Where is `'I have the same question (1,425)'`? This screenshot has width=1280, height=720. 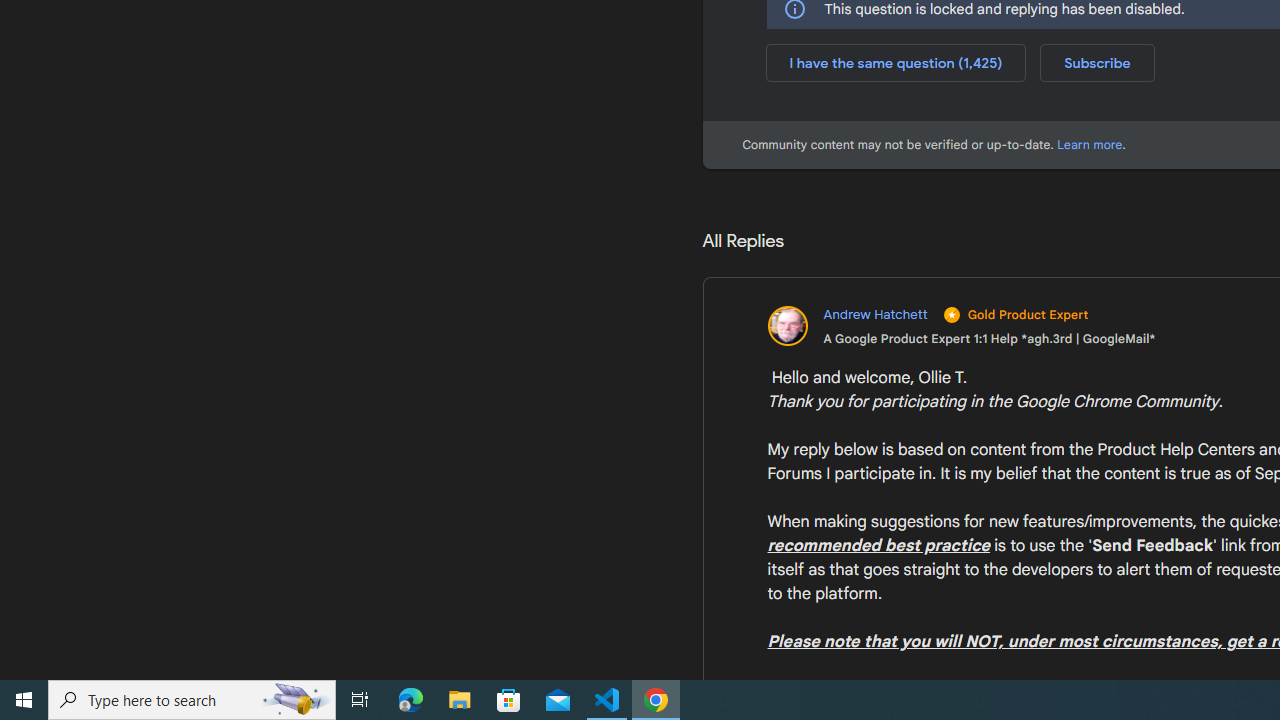
'I have the same question (1,425)' is located at coordinates (895, 61).